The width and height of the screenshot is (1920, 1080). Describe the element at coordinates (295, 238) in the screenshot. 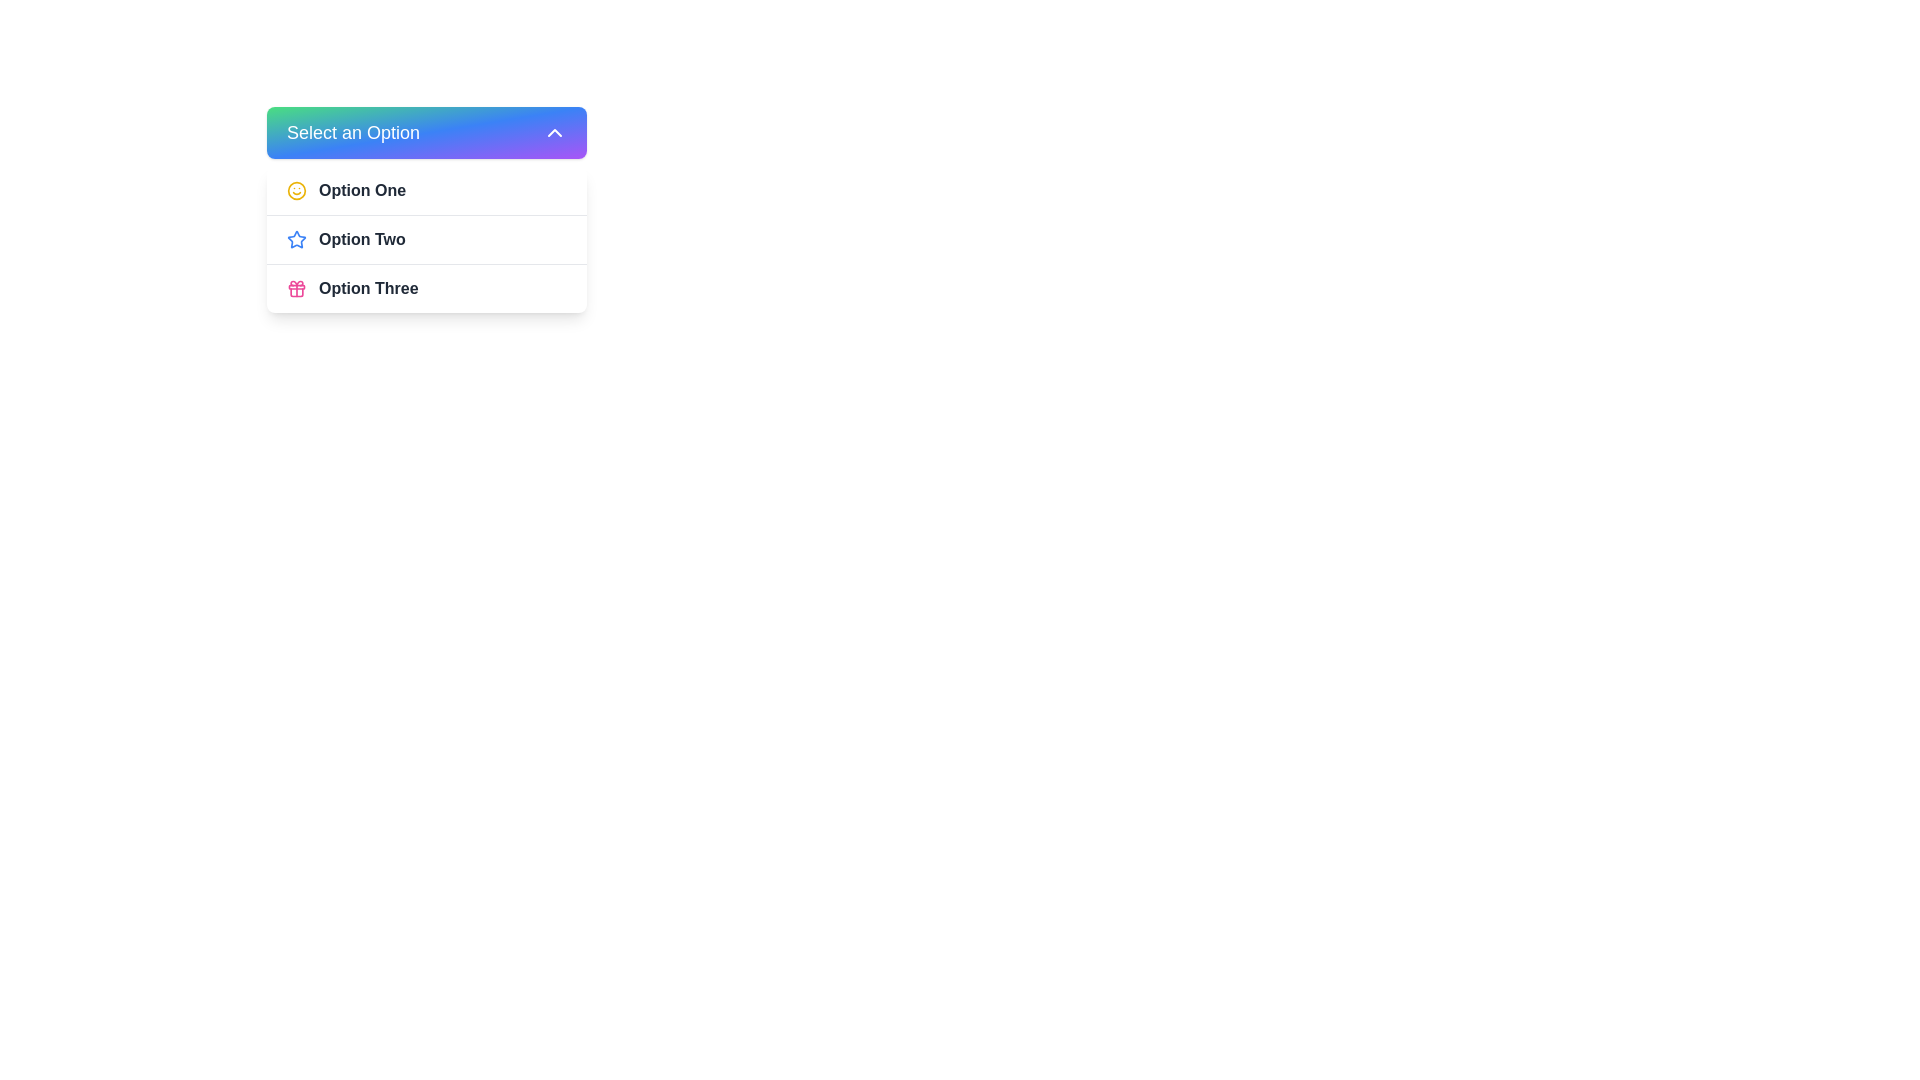

I see `the blue outlined star icon located to the left of the 'Option Two' label` at that location.